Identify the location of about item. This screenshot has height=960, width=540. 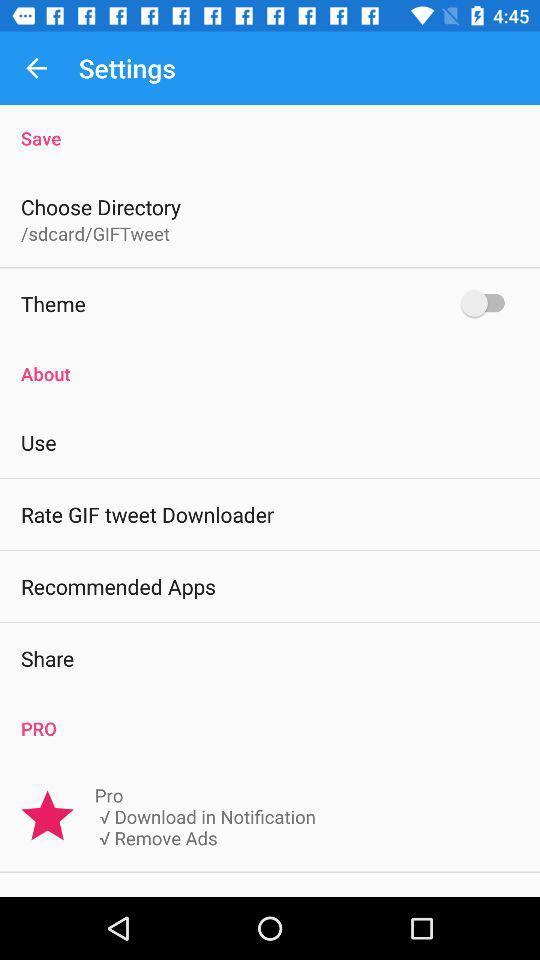
(270, 362).